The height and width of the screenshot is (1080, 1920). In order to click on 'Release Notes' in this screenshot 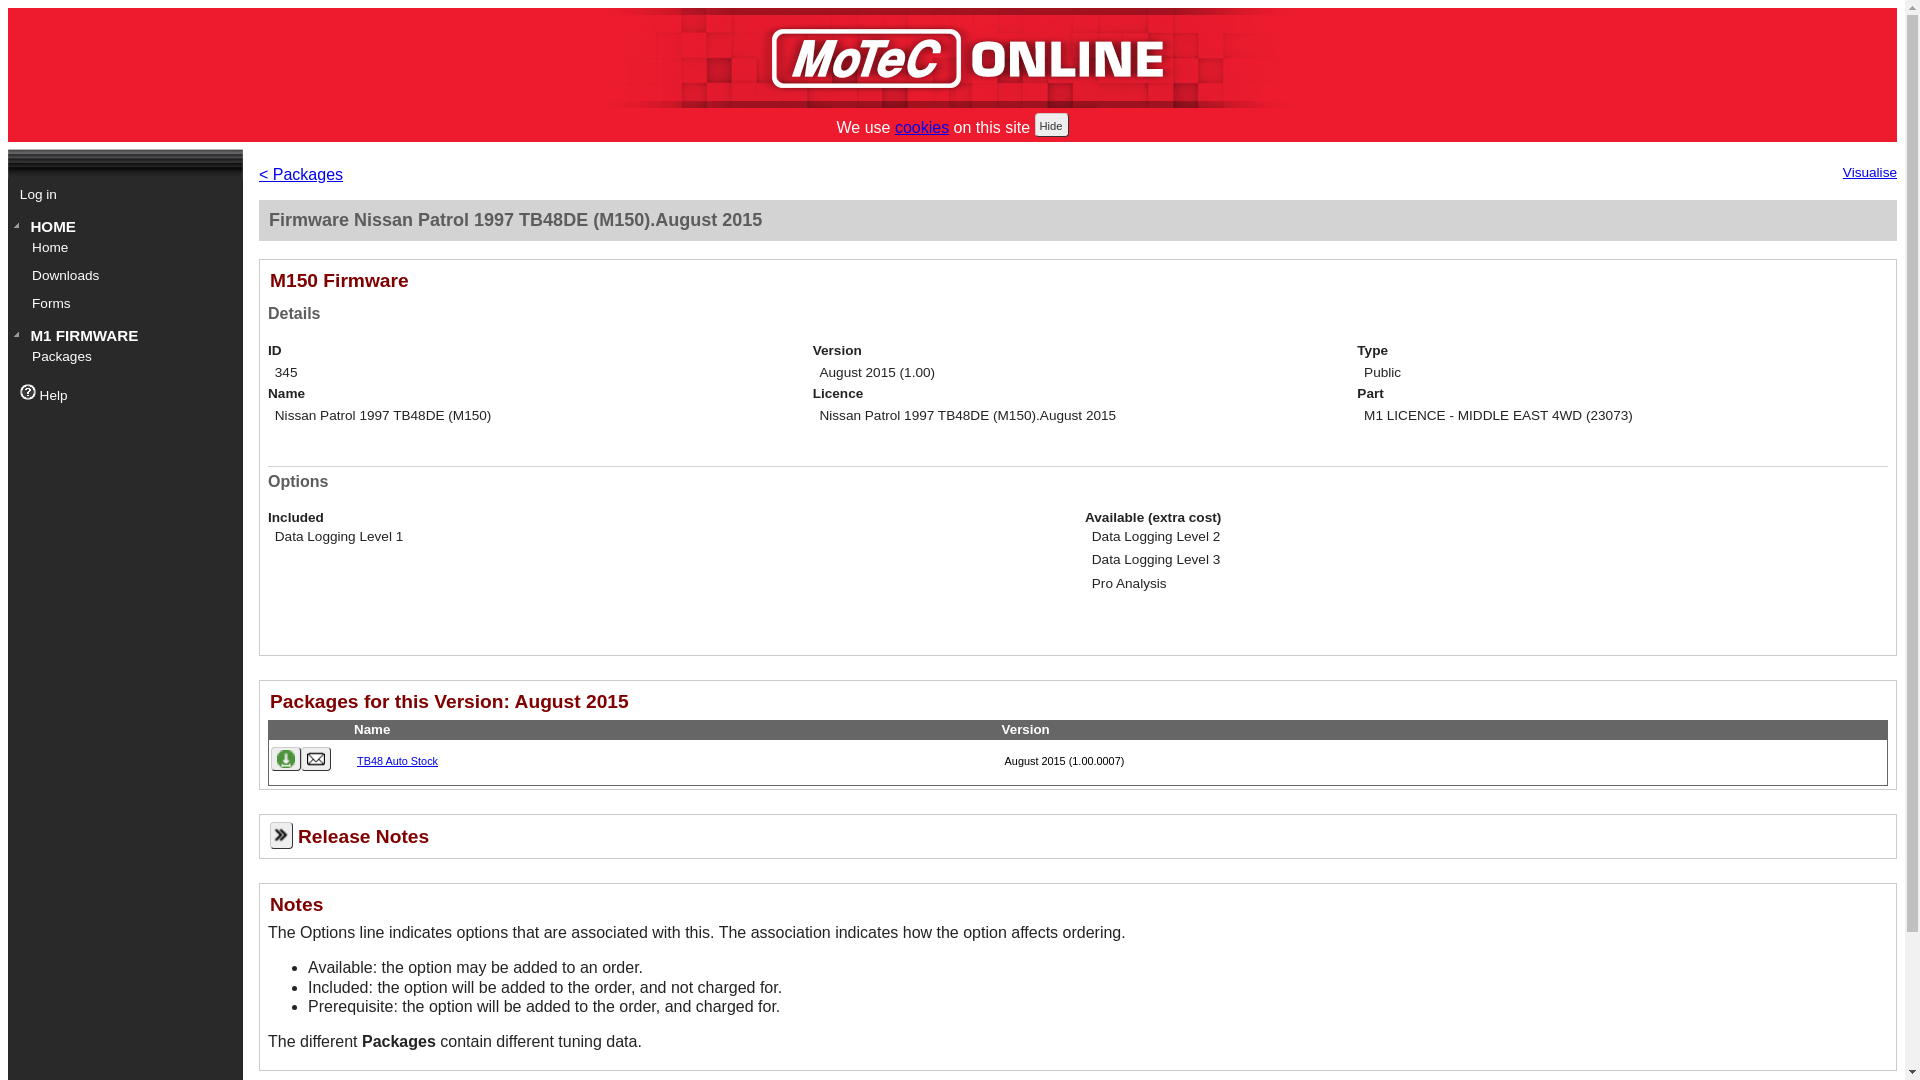, I will do `click(267, 836)`.